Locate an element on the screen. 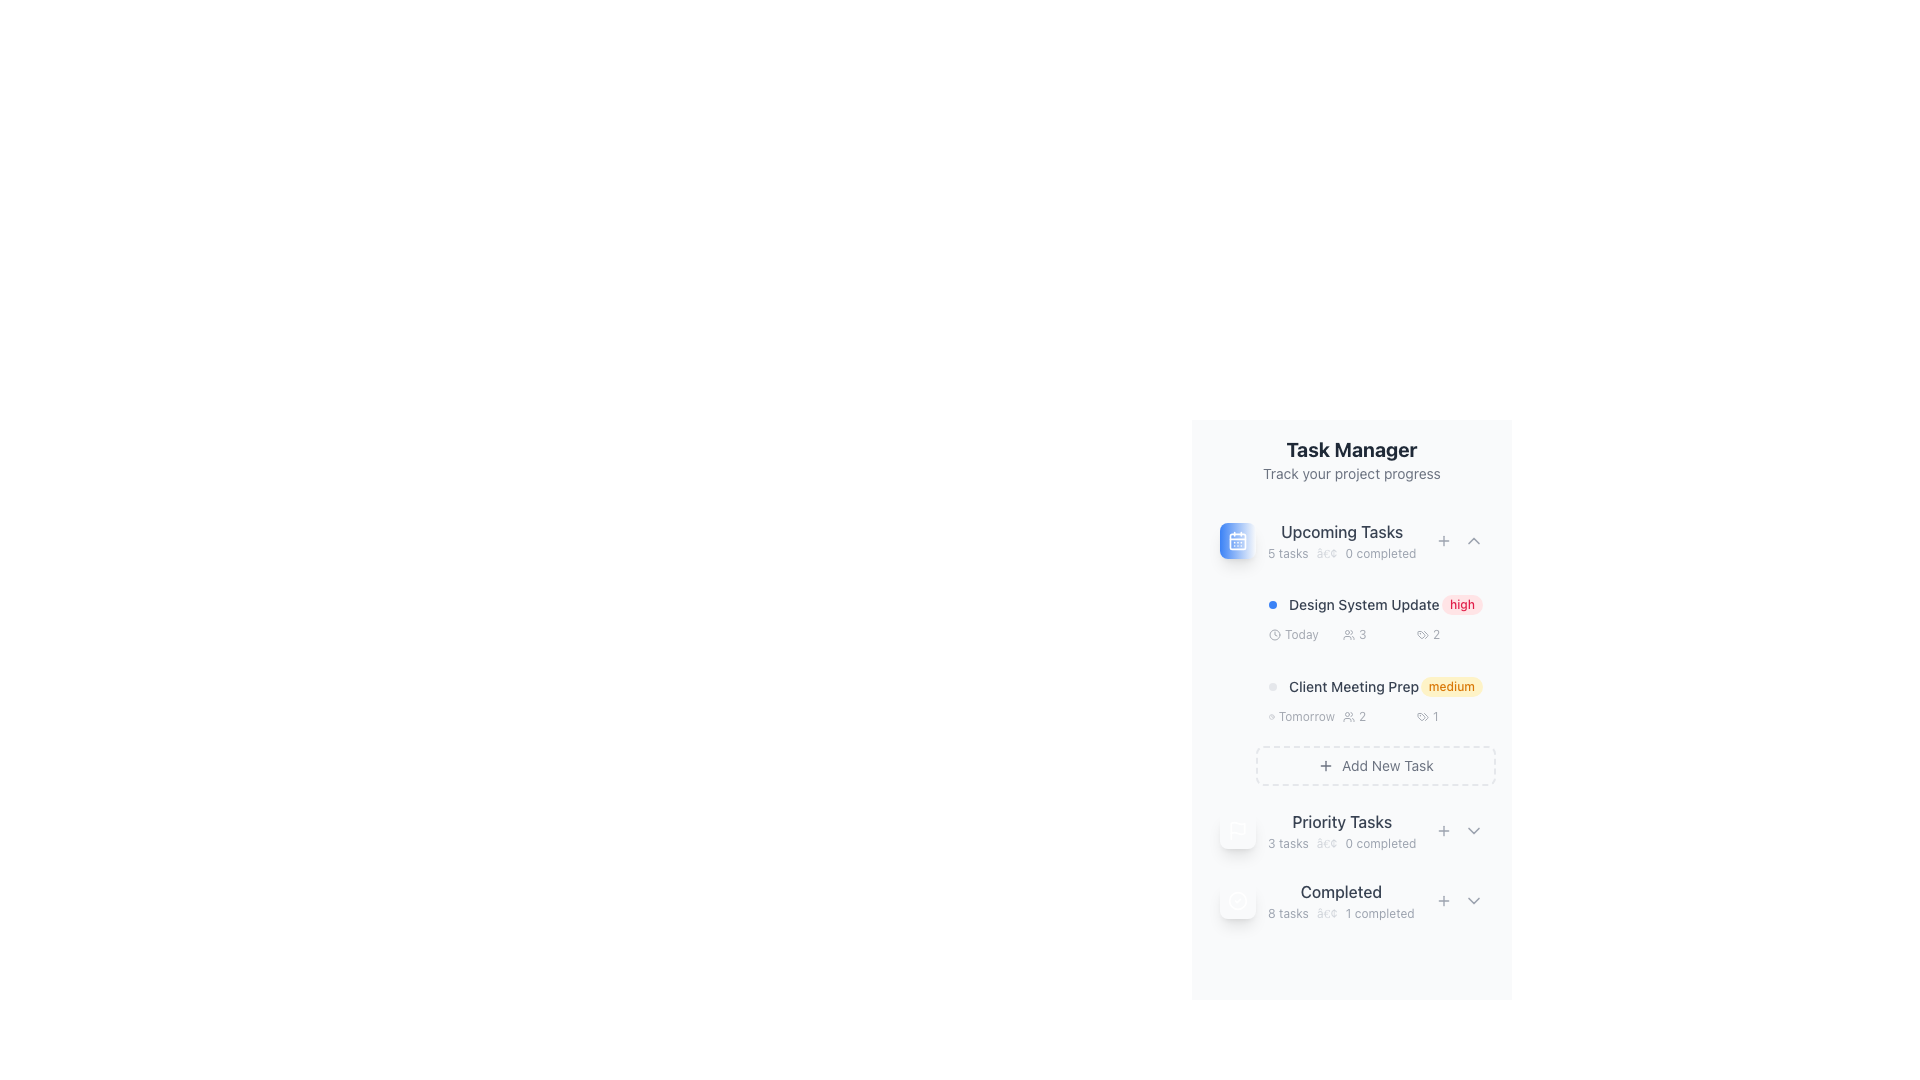 The width and height of the screenshot is (1920, 1080). the 'Design System Update' task card, which is the first entry in the list of upcoming tasks, located on the right side of the interface is located at coordinates (1375, 617).